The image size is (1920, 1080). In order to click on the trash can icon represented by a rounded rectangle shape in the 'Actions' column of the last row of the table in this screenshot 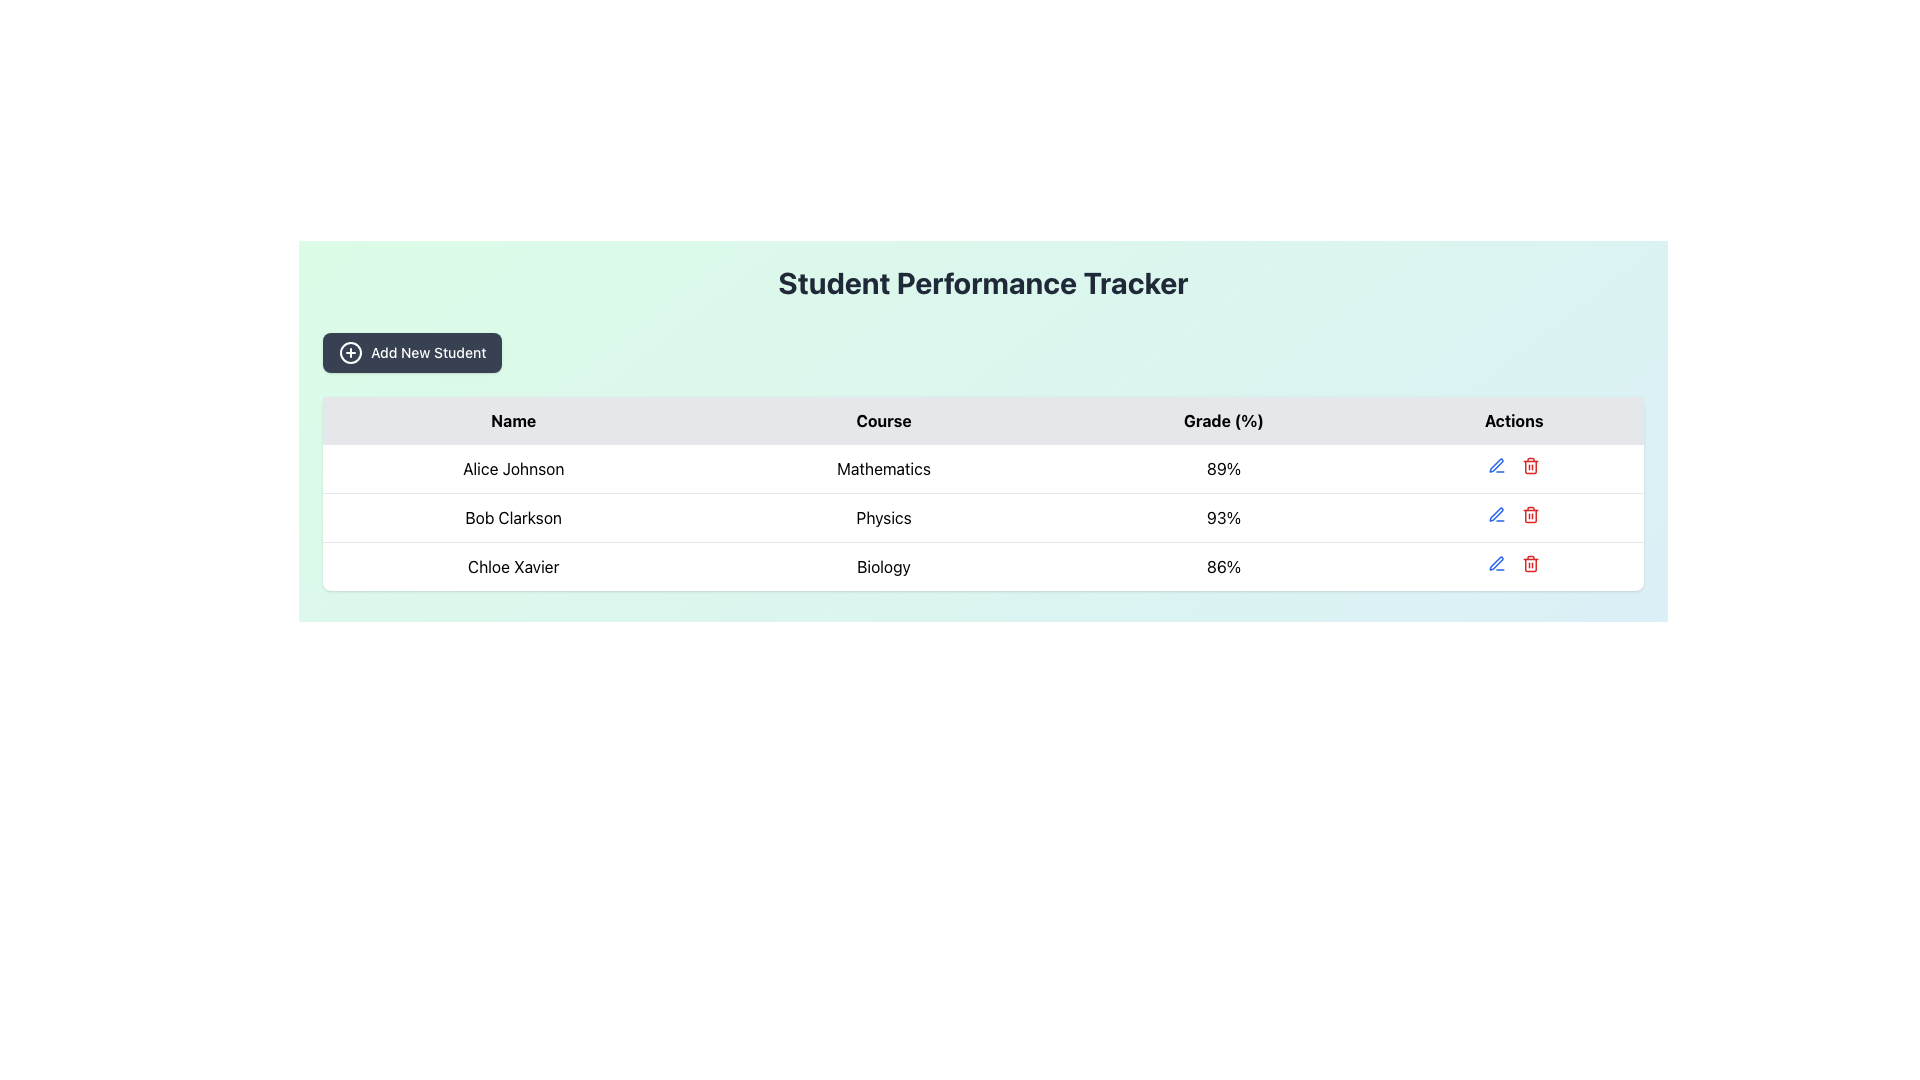, I will do `click(1530, 515)`.